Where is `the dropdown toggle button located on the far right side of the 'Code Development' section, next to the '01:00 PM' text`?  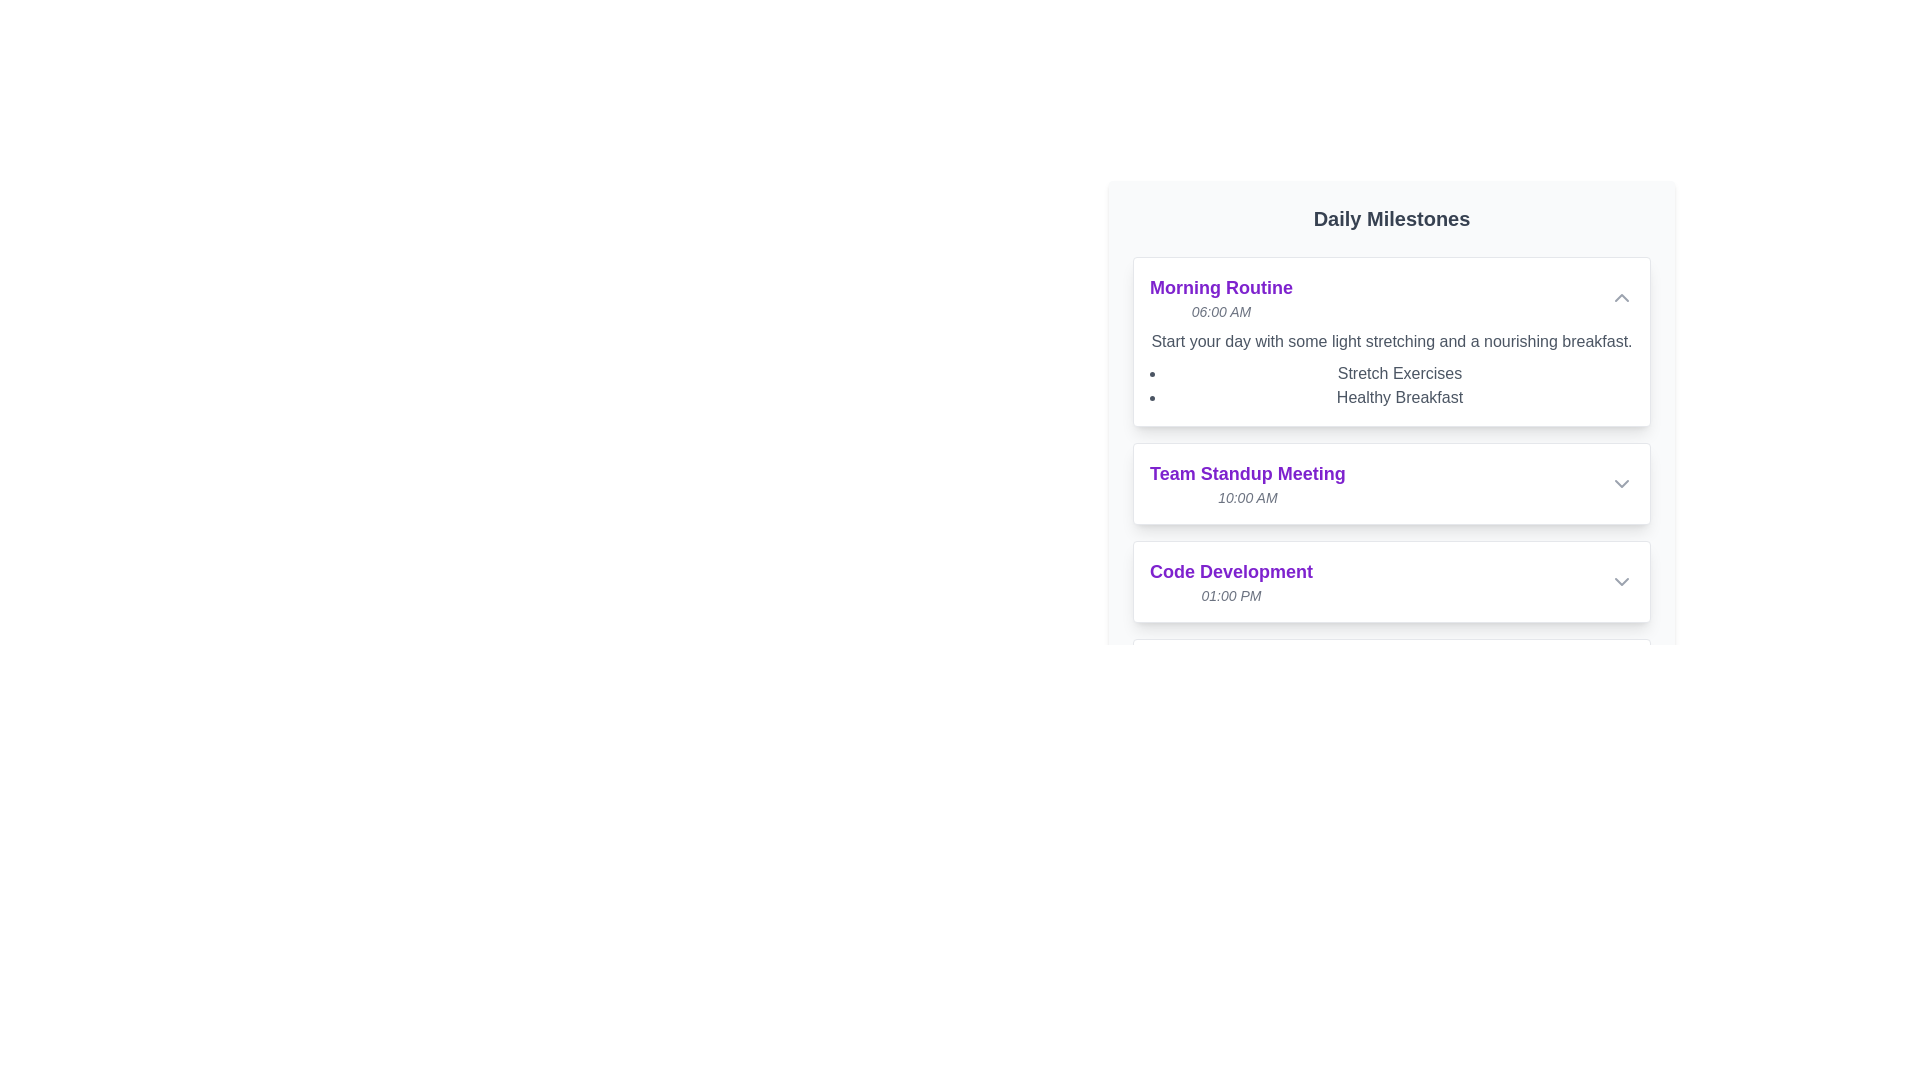
the dropdown toggle button located on the far right side of the 'Code Development' section, next to the '01:00 PM' text is located at coordinates (1622, 582).